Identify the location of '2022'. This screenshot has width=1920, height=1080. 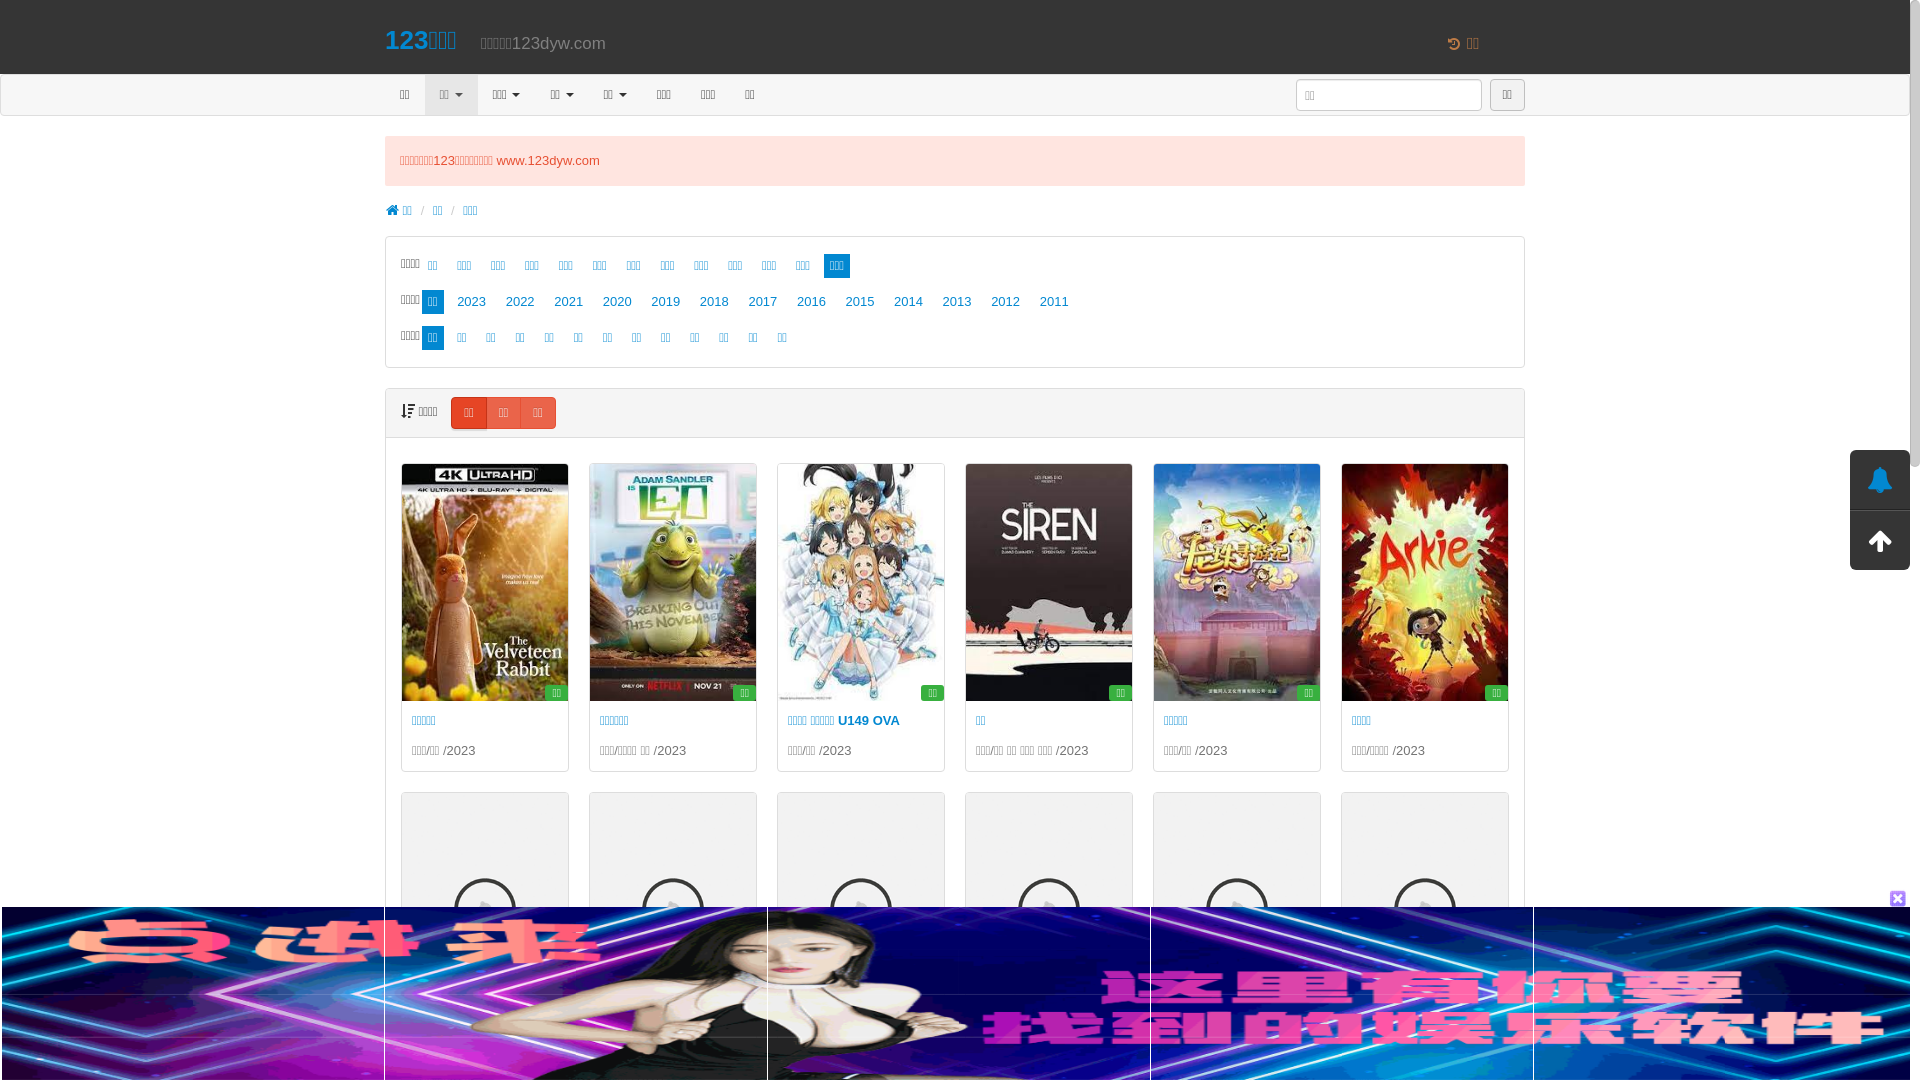
(520, 301).